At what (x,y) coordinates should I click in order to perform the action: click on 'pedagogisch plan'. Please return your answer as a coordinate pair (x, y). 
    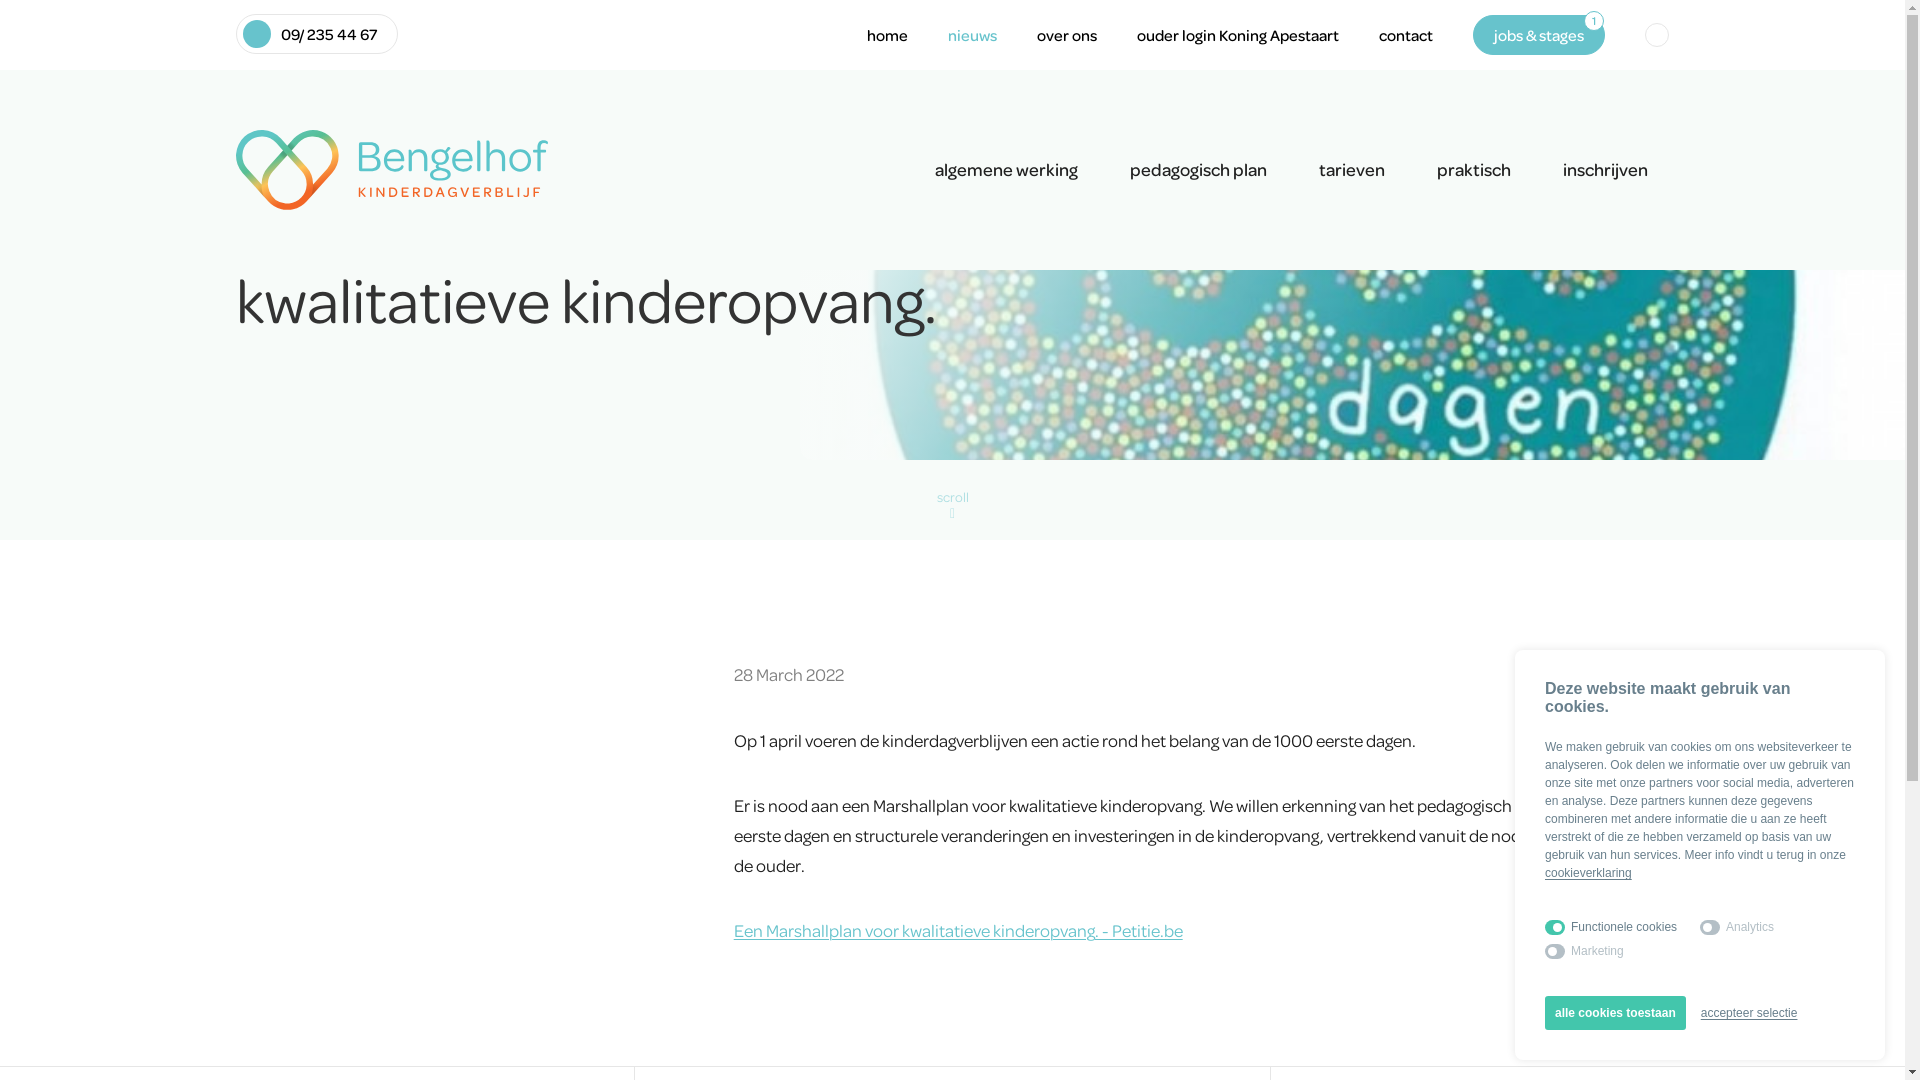
    Looking at the image, I should click on (1107, 168).